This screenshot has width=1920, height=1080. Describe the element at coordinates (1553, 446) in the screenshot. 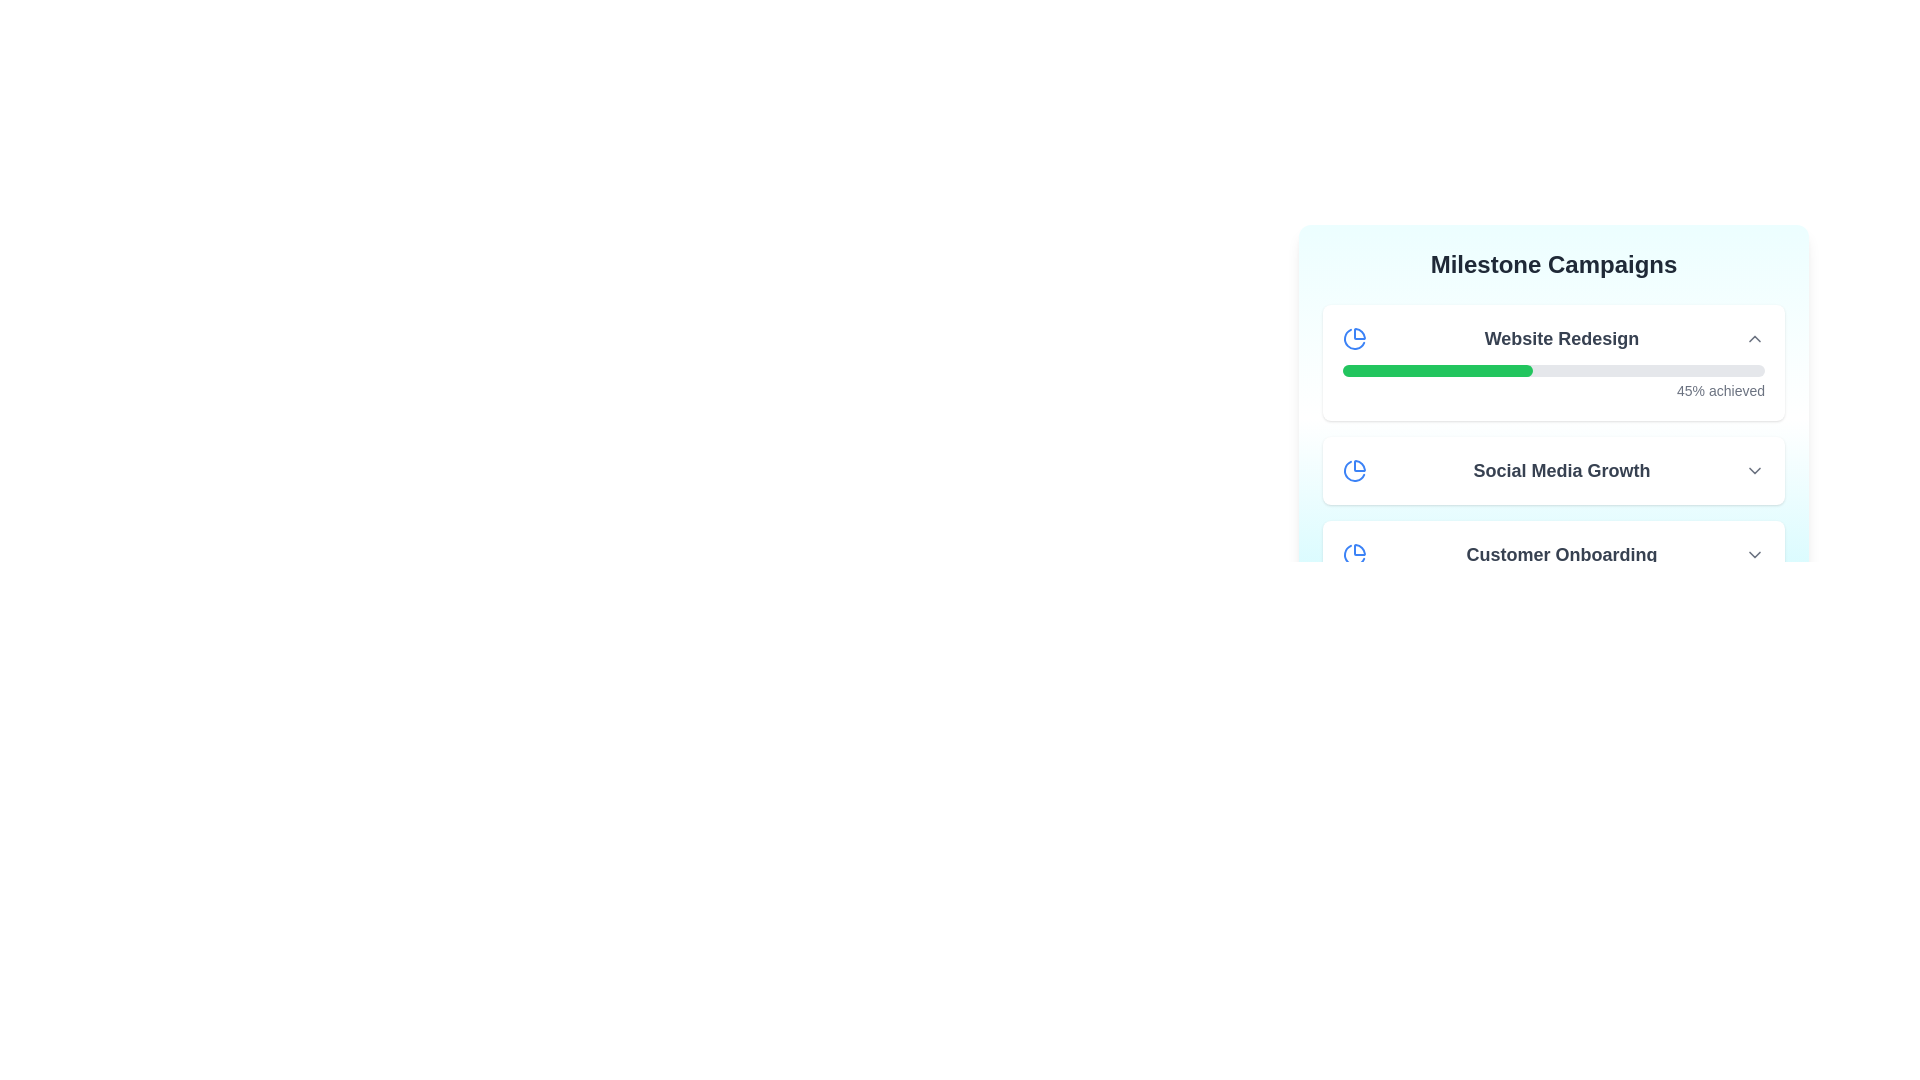

I see `the second item in the 'Milestone Campaigns' list, which represents the 'Social Media Growth' milestone` at that location.